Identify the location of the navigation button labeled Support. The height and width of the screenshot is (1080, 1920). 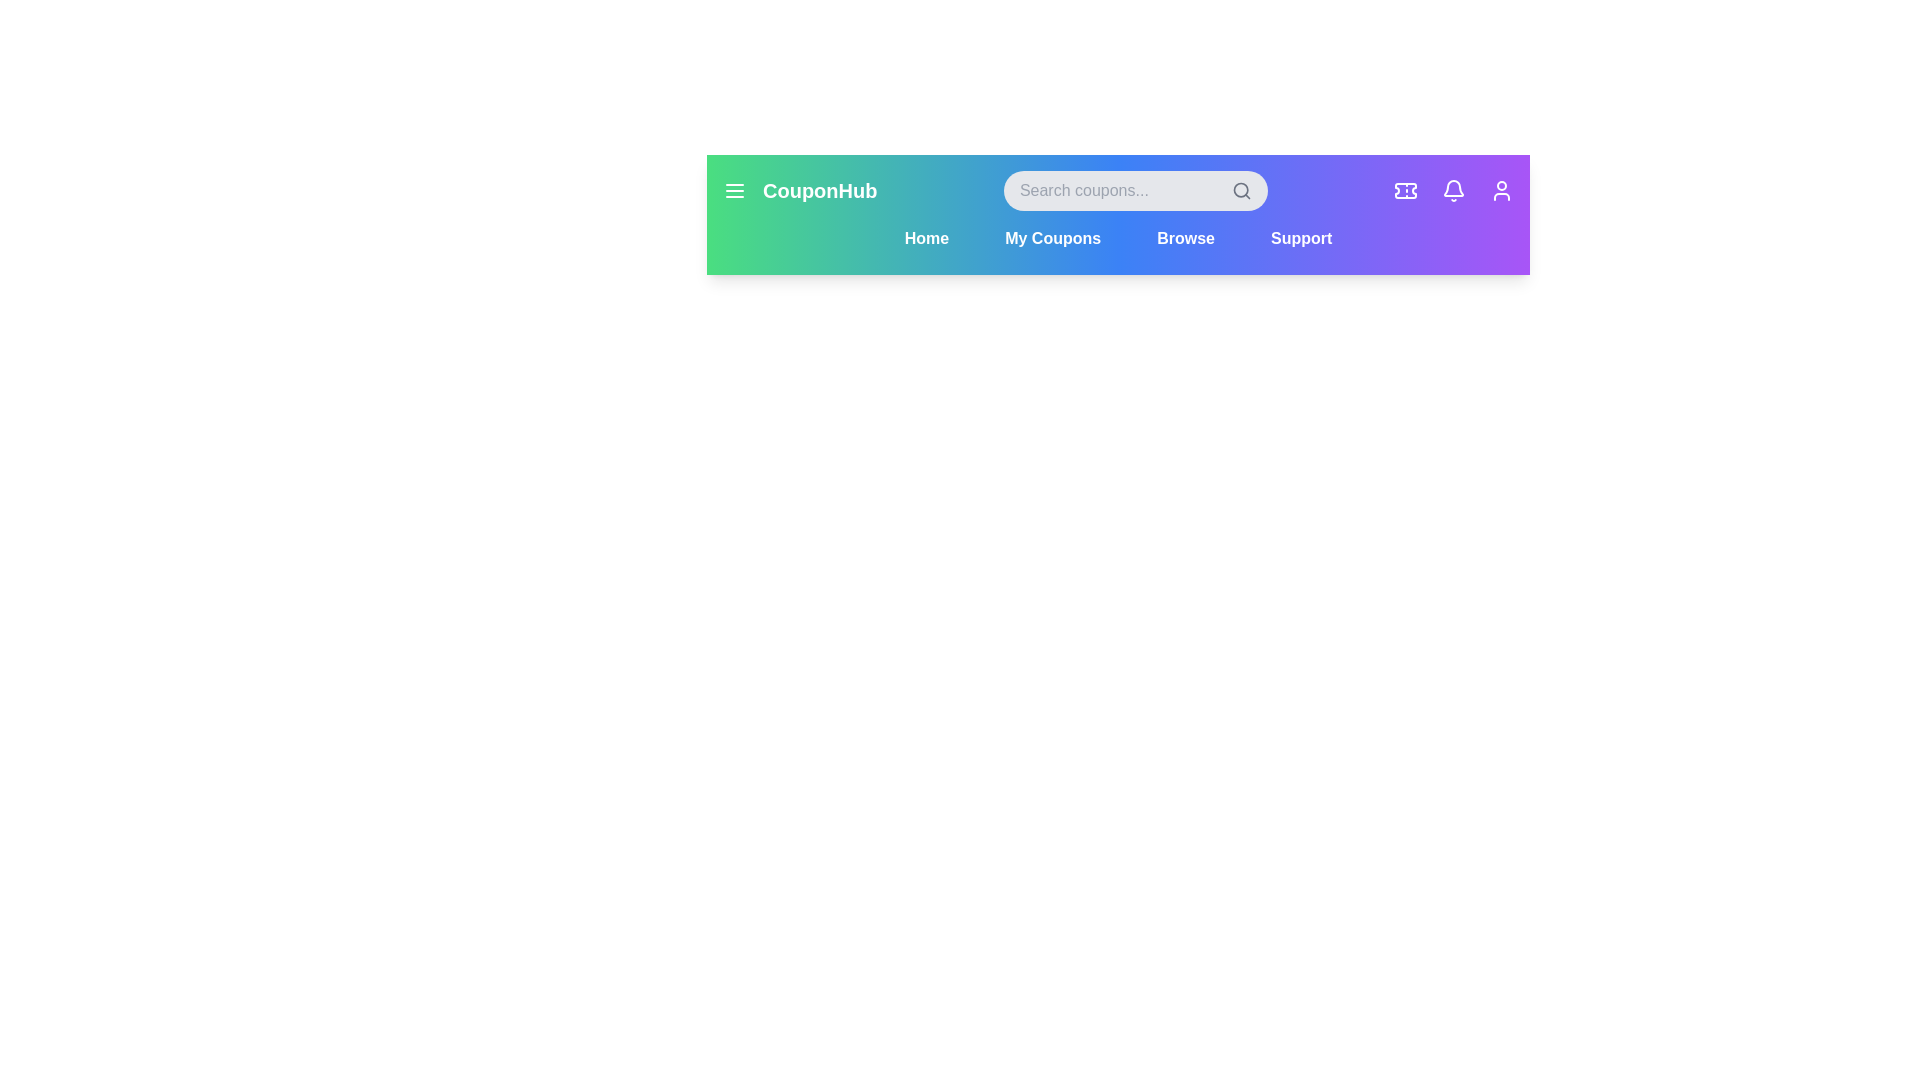
(1301, 238).